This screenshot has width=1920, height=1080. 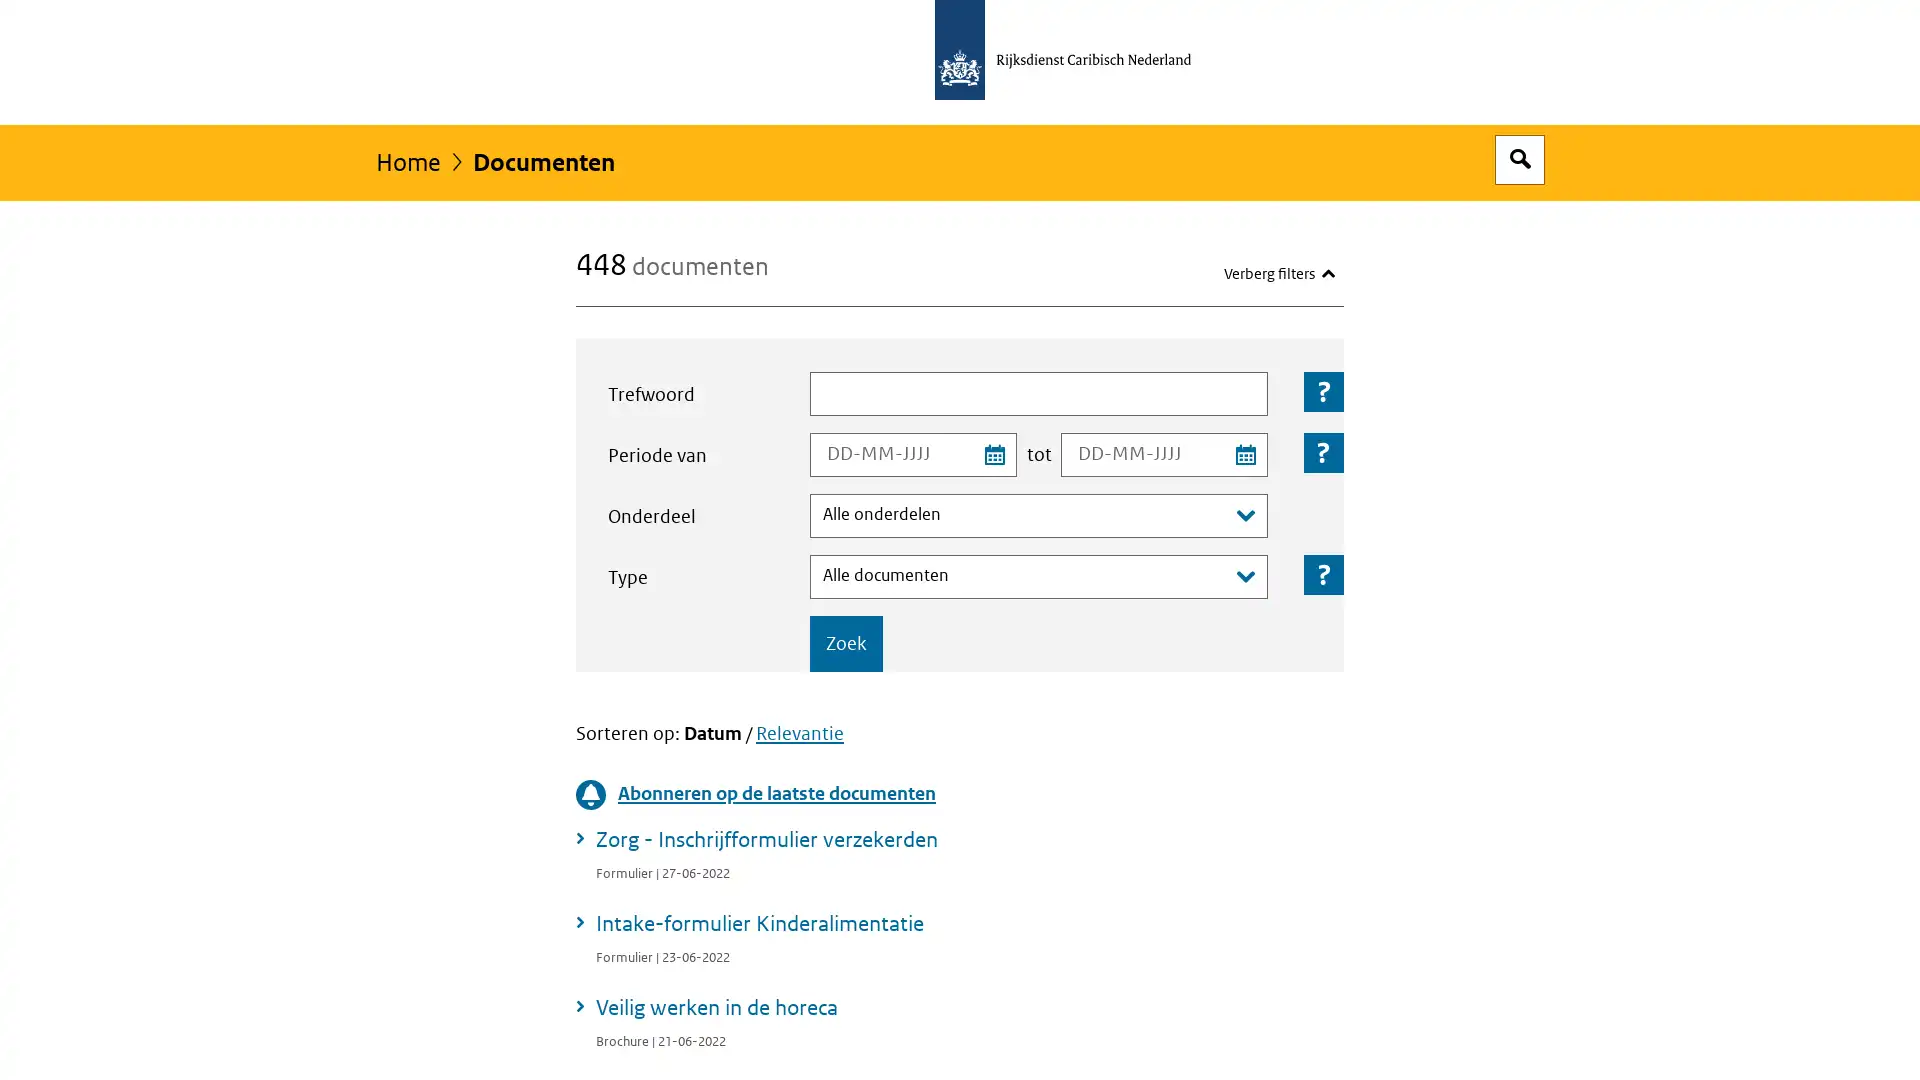 I want to click on <span class="assistive">Kies startdatum uit kalender</span>, so click(x=994, y=454).